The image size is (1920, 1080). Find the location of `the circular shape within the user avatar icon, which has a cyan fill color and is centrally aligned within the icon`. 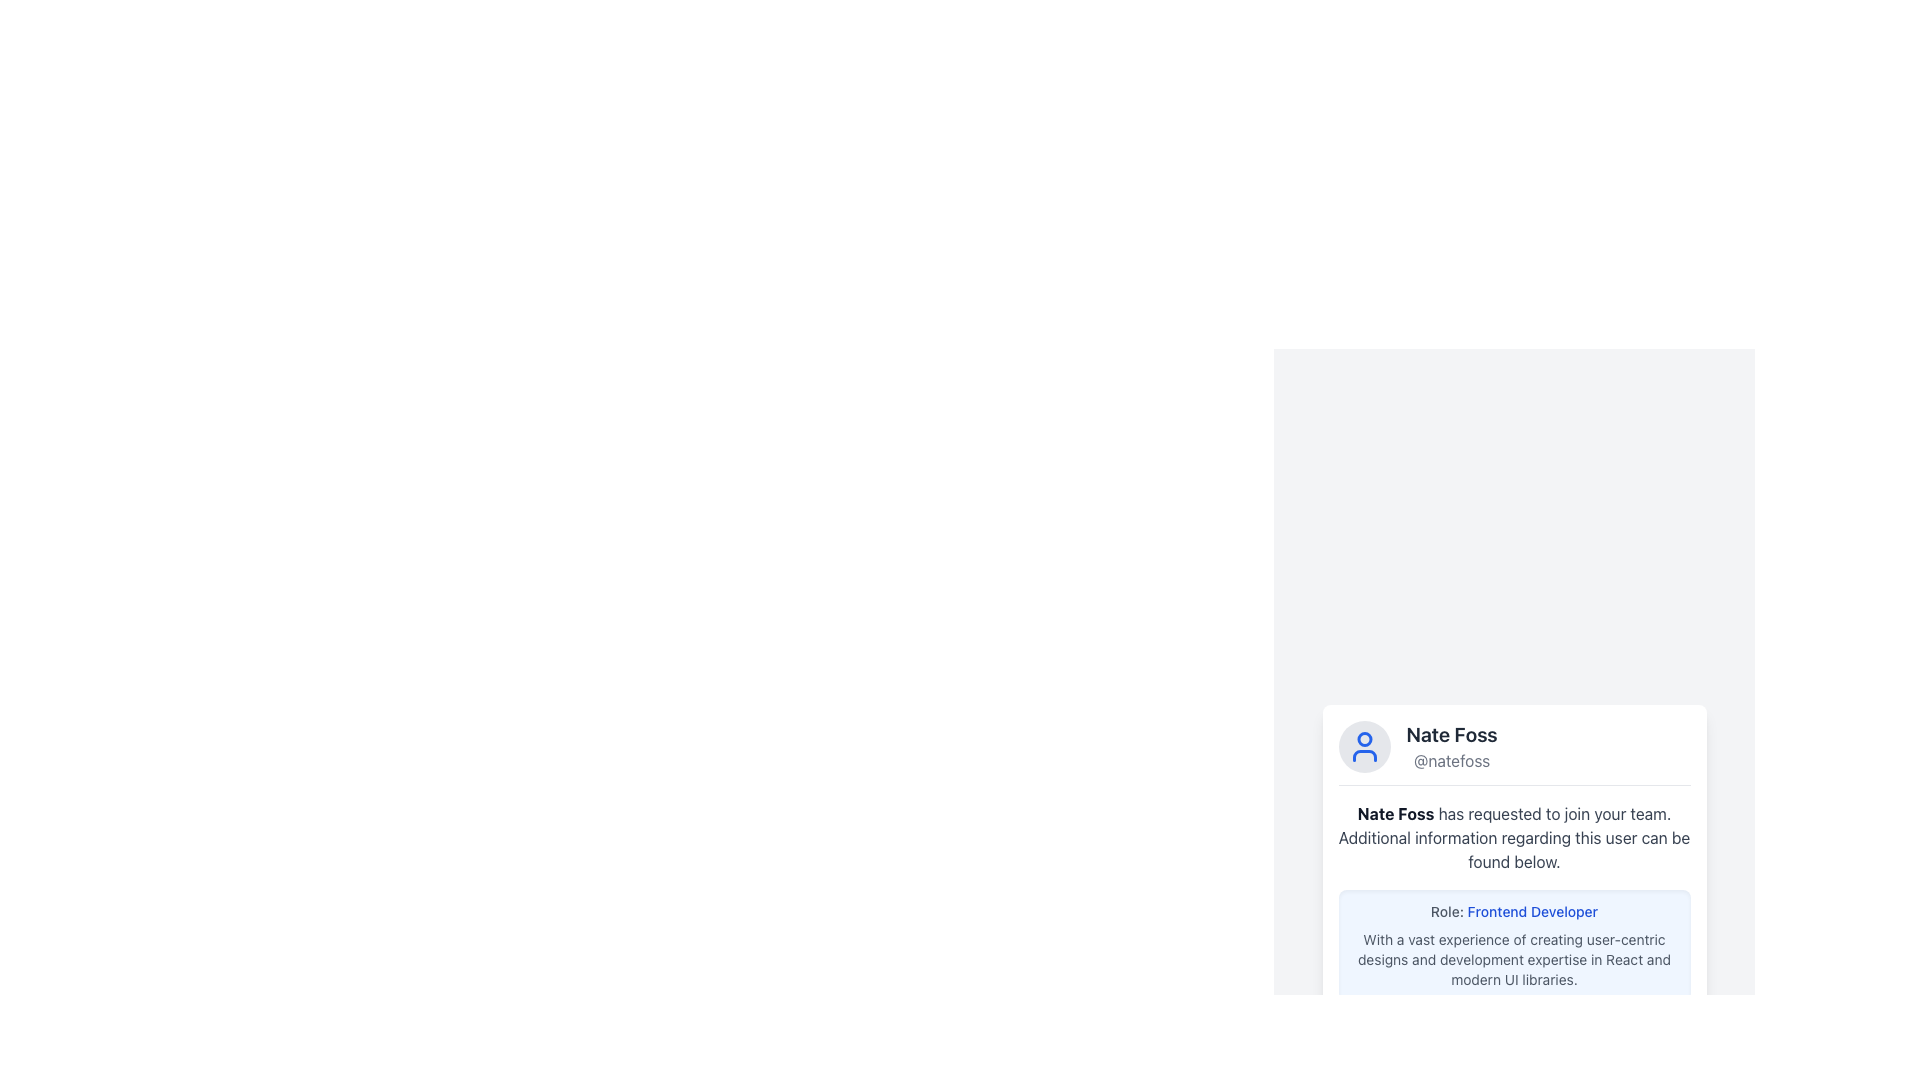

the circular shape within the user avatar icon, which has a cyan fill color and is centrally aligned within the icon is located at coordinates (1363, 739).